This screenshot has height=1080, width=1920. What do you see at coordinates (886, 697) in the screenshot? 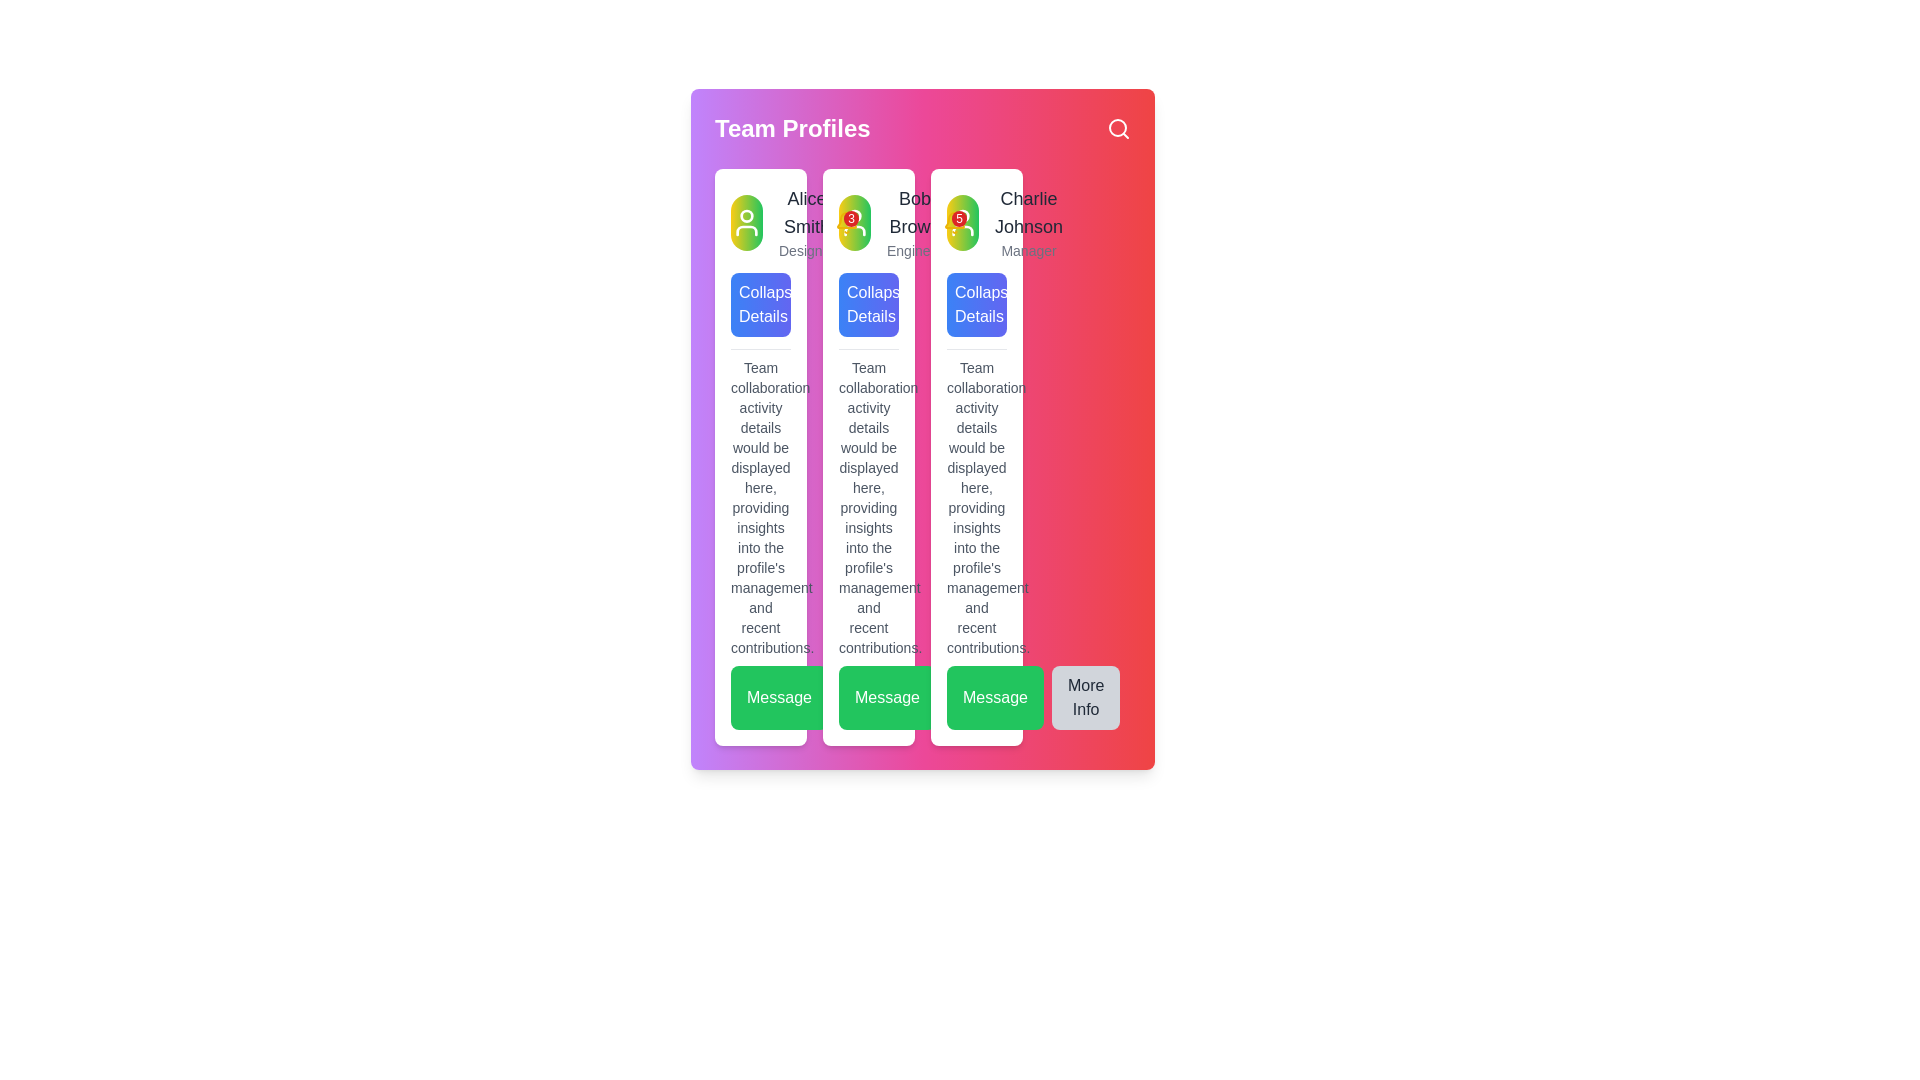
I see `the leftmost button in a row of buttons at the bottom of the profile card to initiate a message action` at bounding box center [886, 697].